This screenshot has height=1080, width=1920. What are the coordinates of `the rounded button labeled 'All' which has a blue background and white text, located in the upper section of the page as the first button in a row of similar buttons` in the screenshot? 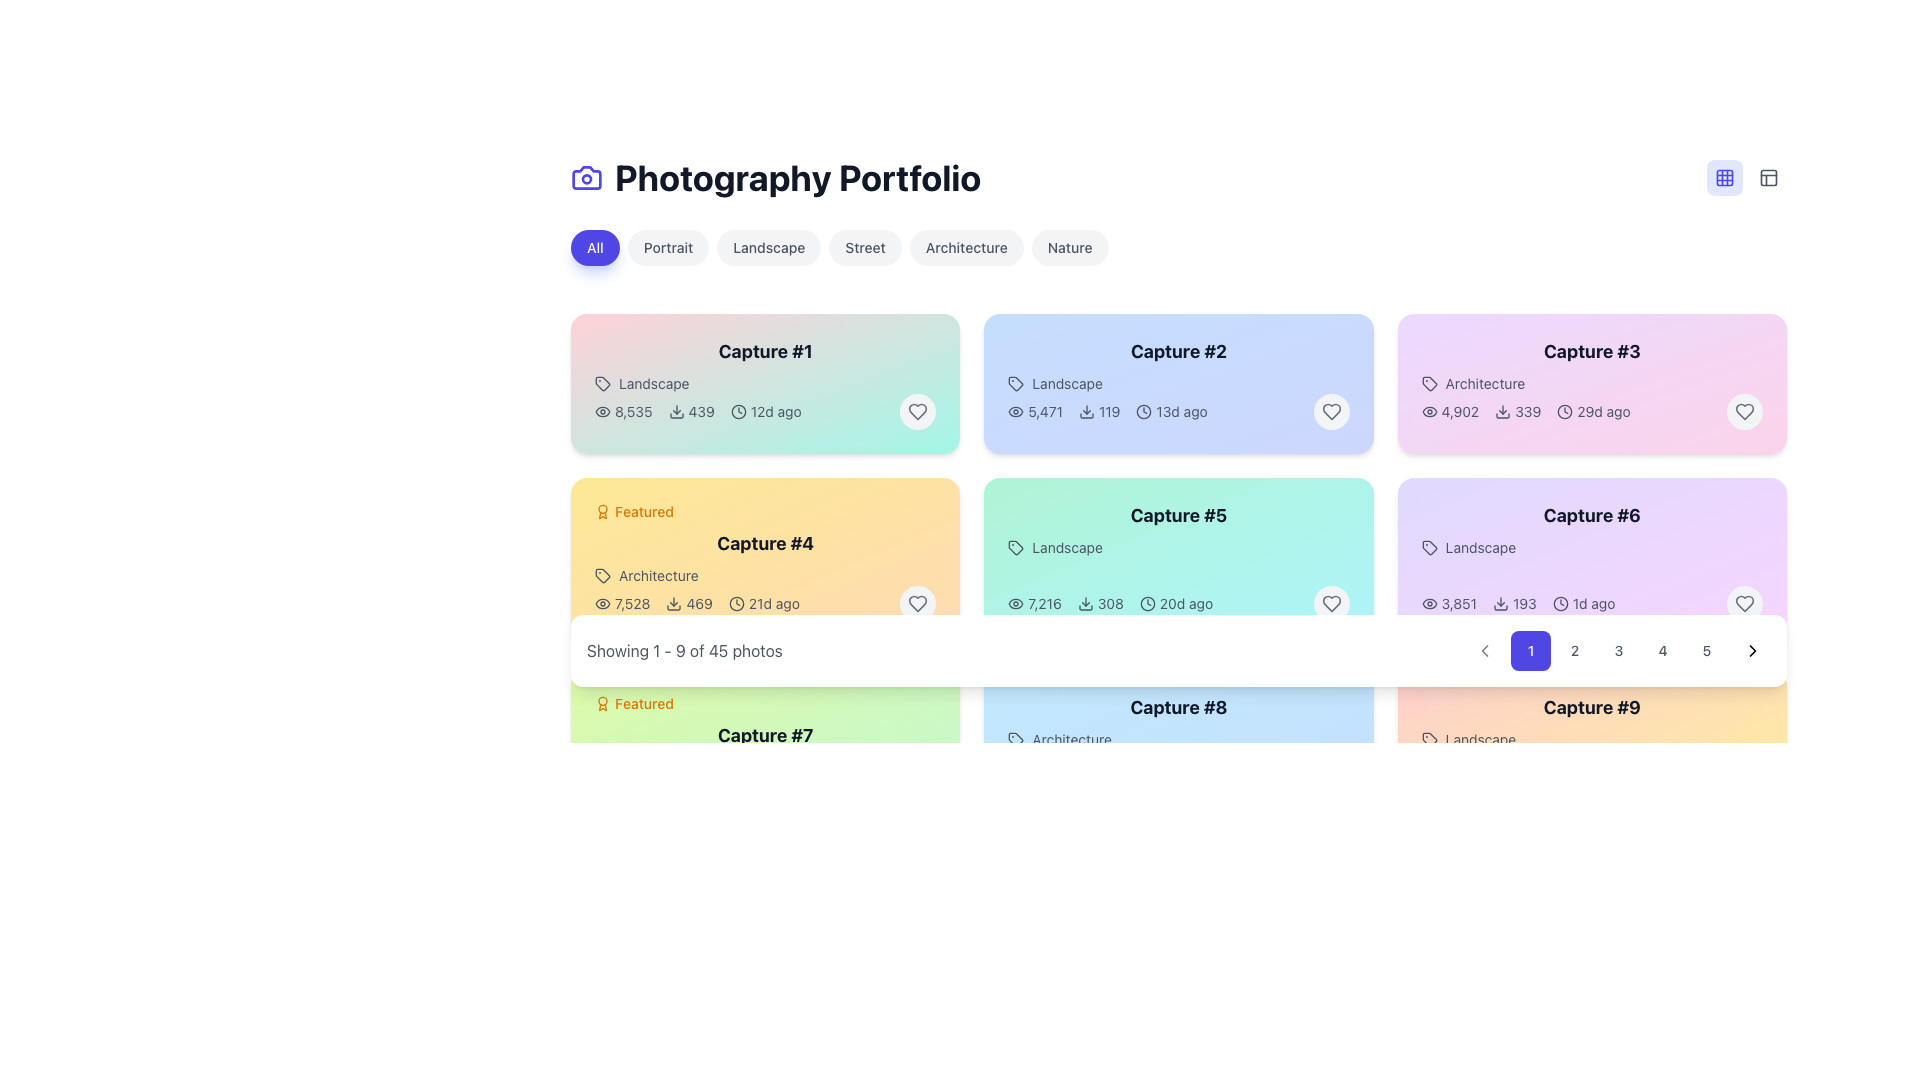 It's located at (594, 246).